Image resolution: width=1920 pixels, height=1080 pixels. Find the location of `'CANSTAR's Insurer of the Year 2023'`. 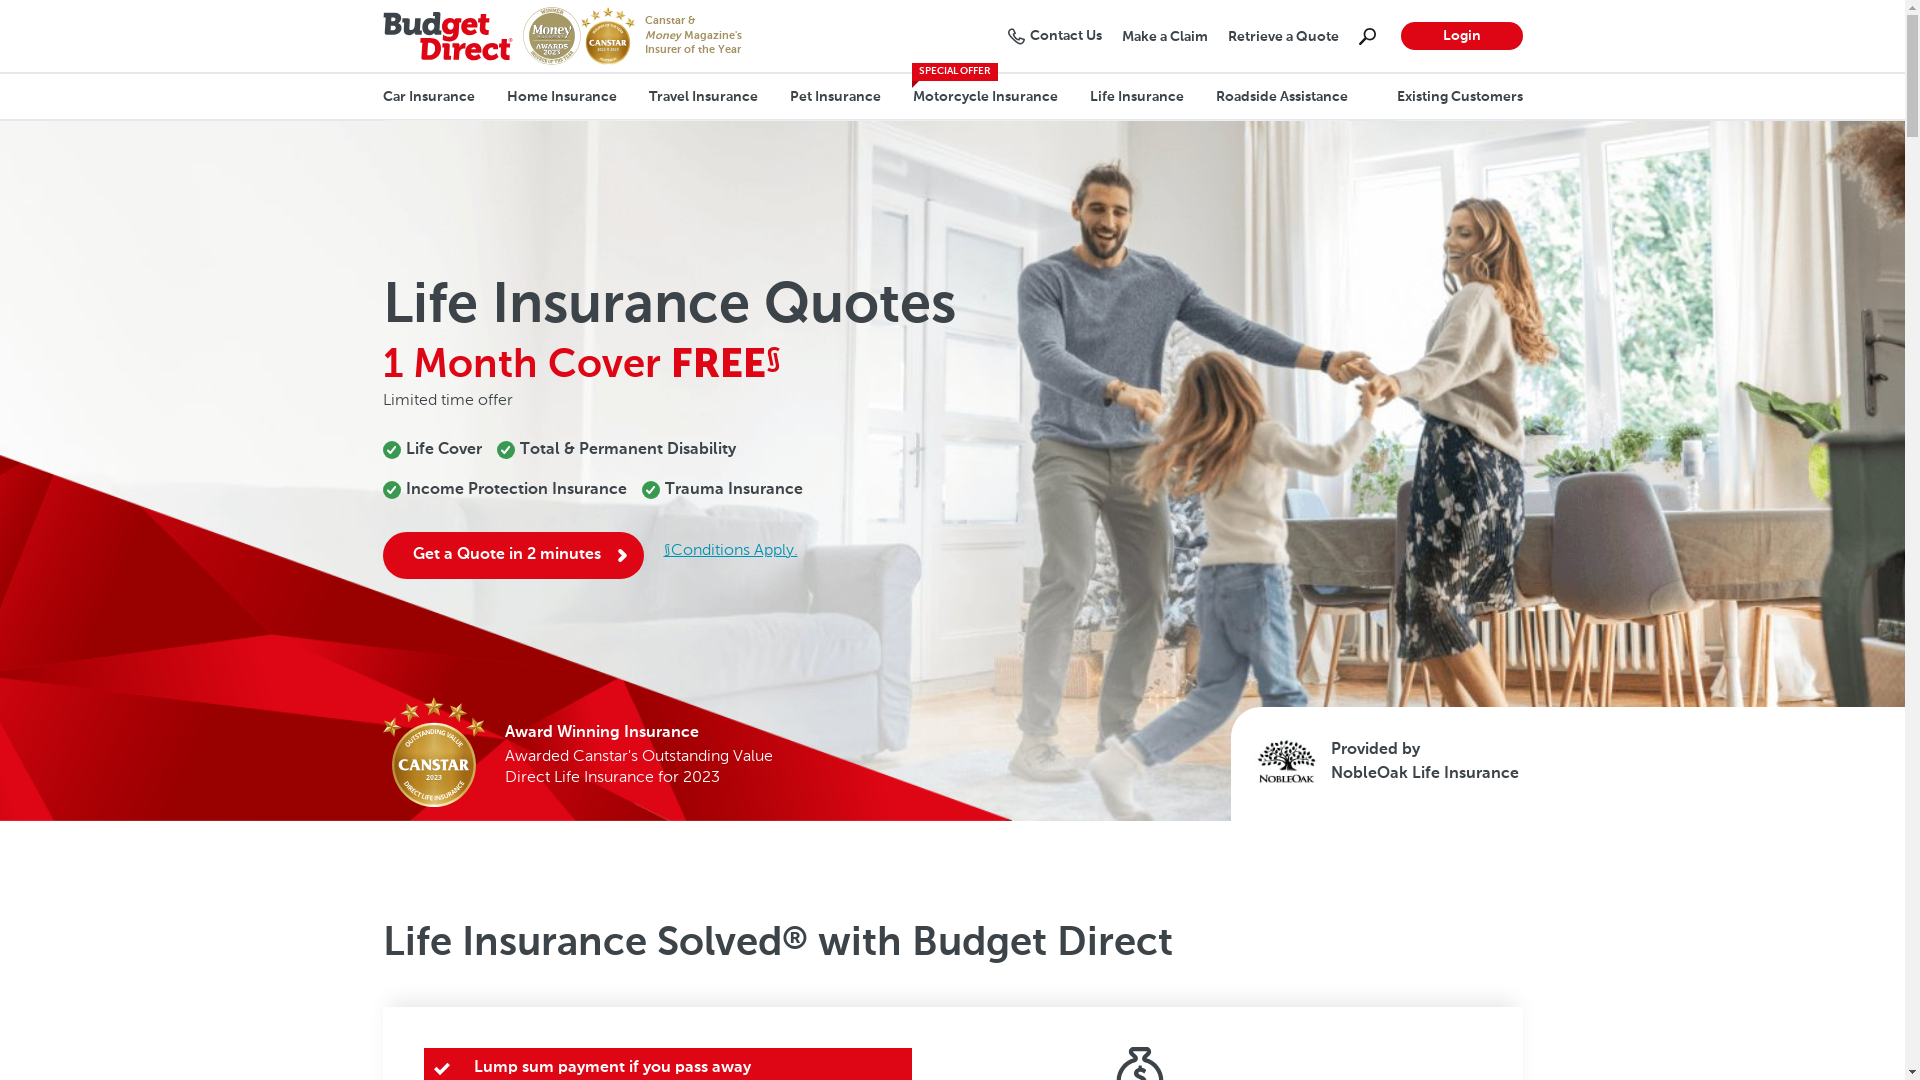

'CANSTAR's Insurer of the Year 2023' is located at coordinates (579, 35).